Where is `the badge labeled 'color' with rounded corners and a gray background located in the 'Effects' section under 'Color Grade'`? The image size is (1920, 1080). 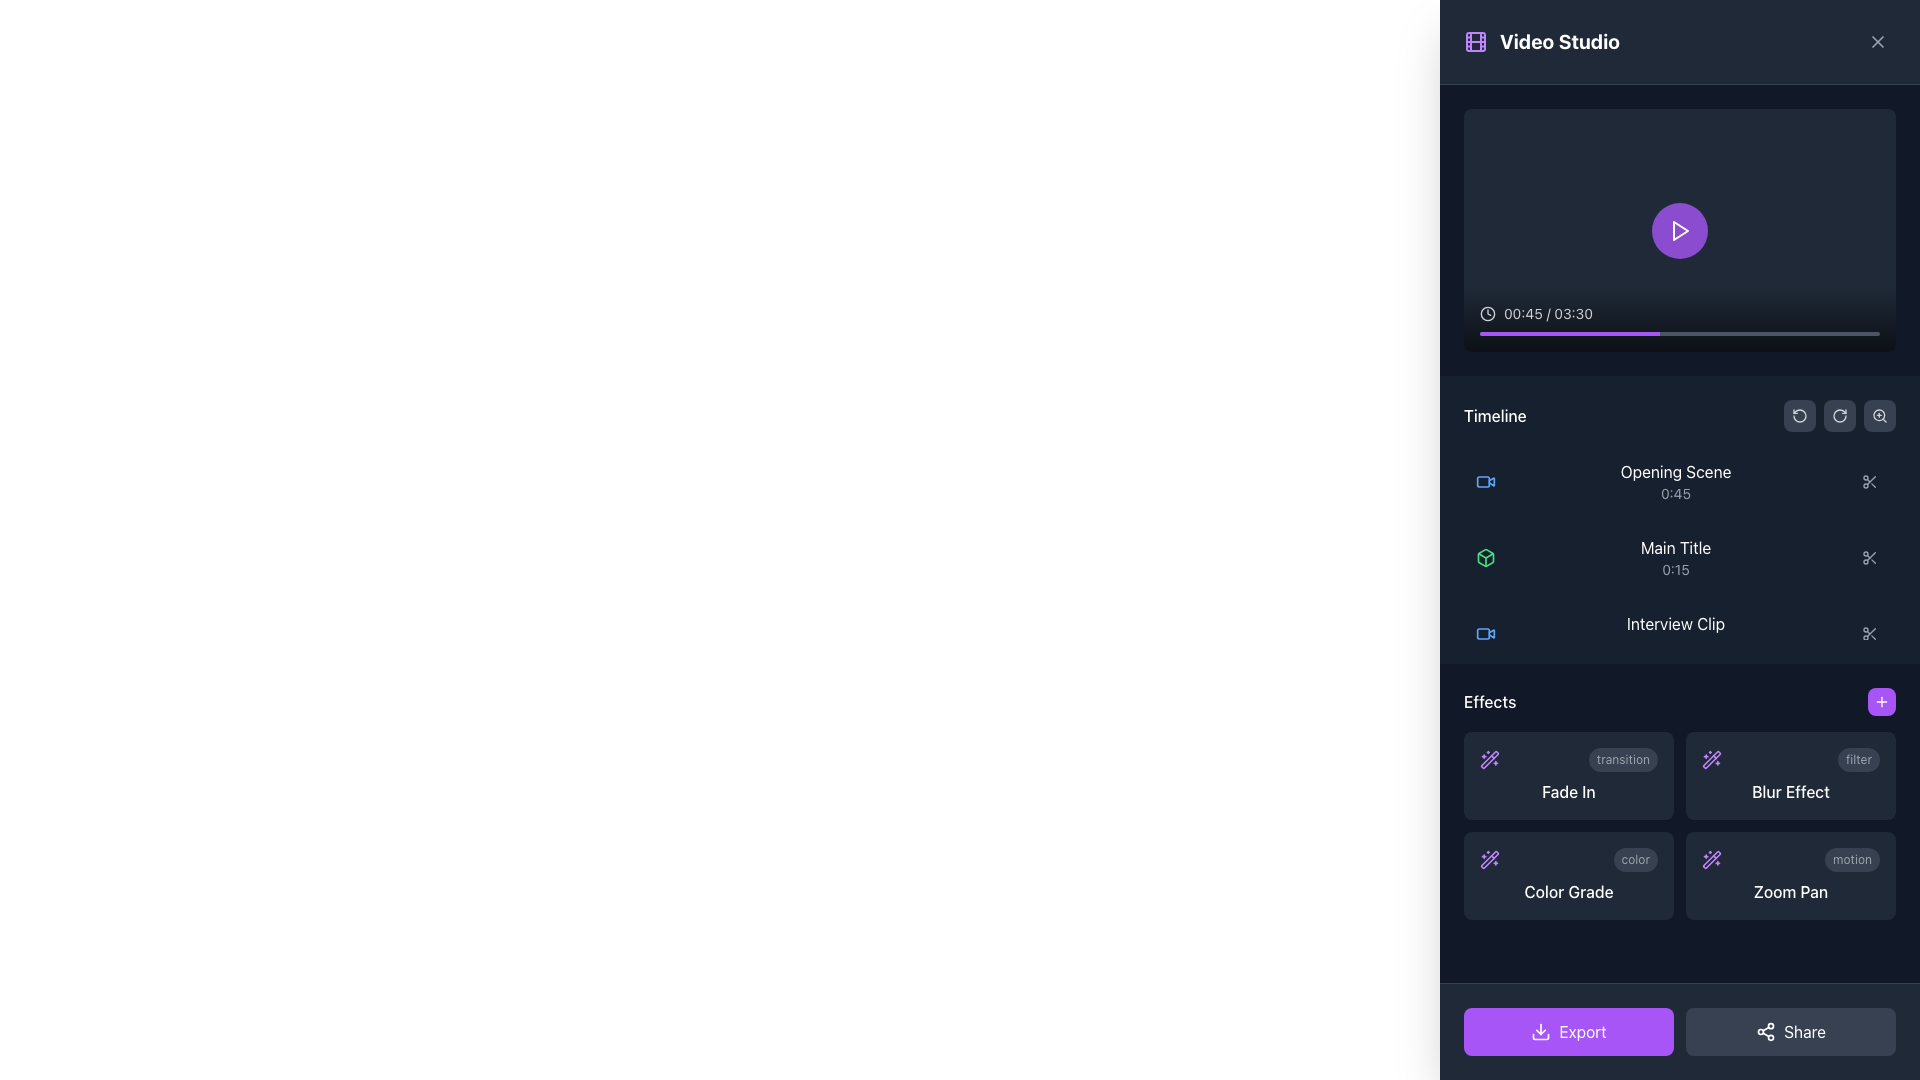 the badge labeled 'color' with rounded corners and a gray background located in the 'Effects' section under 'Color Grade' is located at coordinates (1635, 859).